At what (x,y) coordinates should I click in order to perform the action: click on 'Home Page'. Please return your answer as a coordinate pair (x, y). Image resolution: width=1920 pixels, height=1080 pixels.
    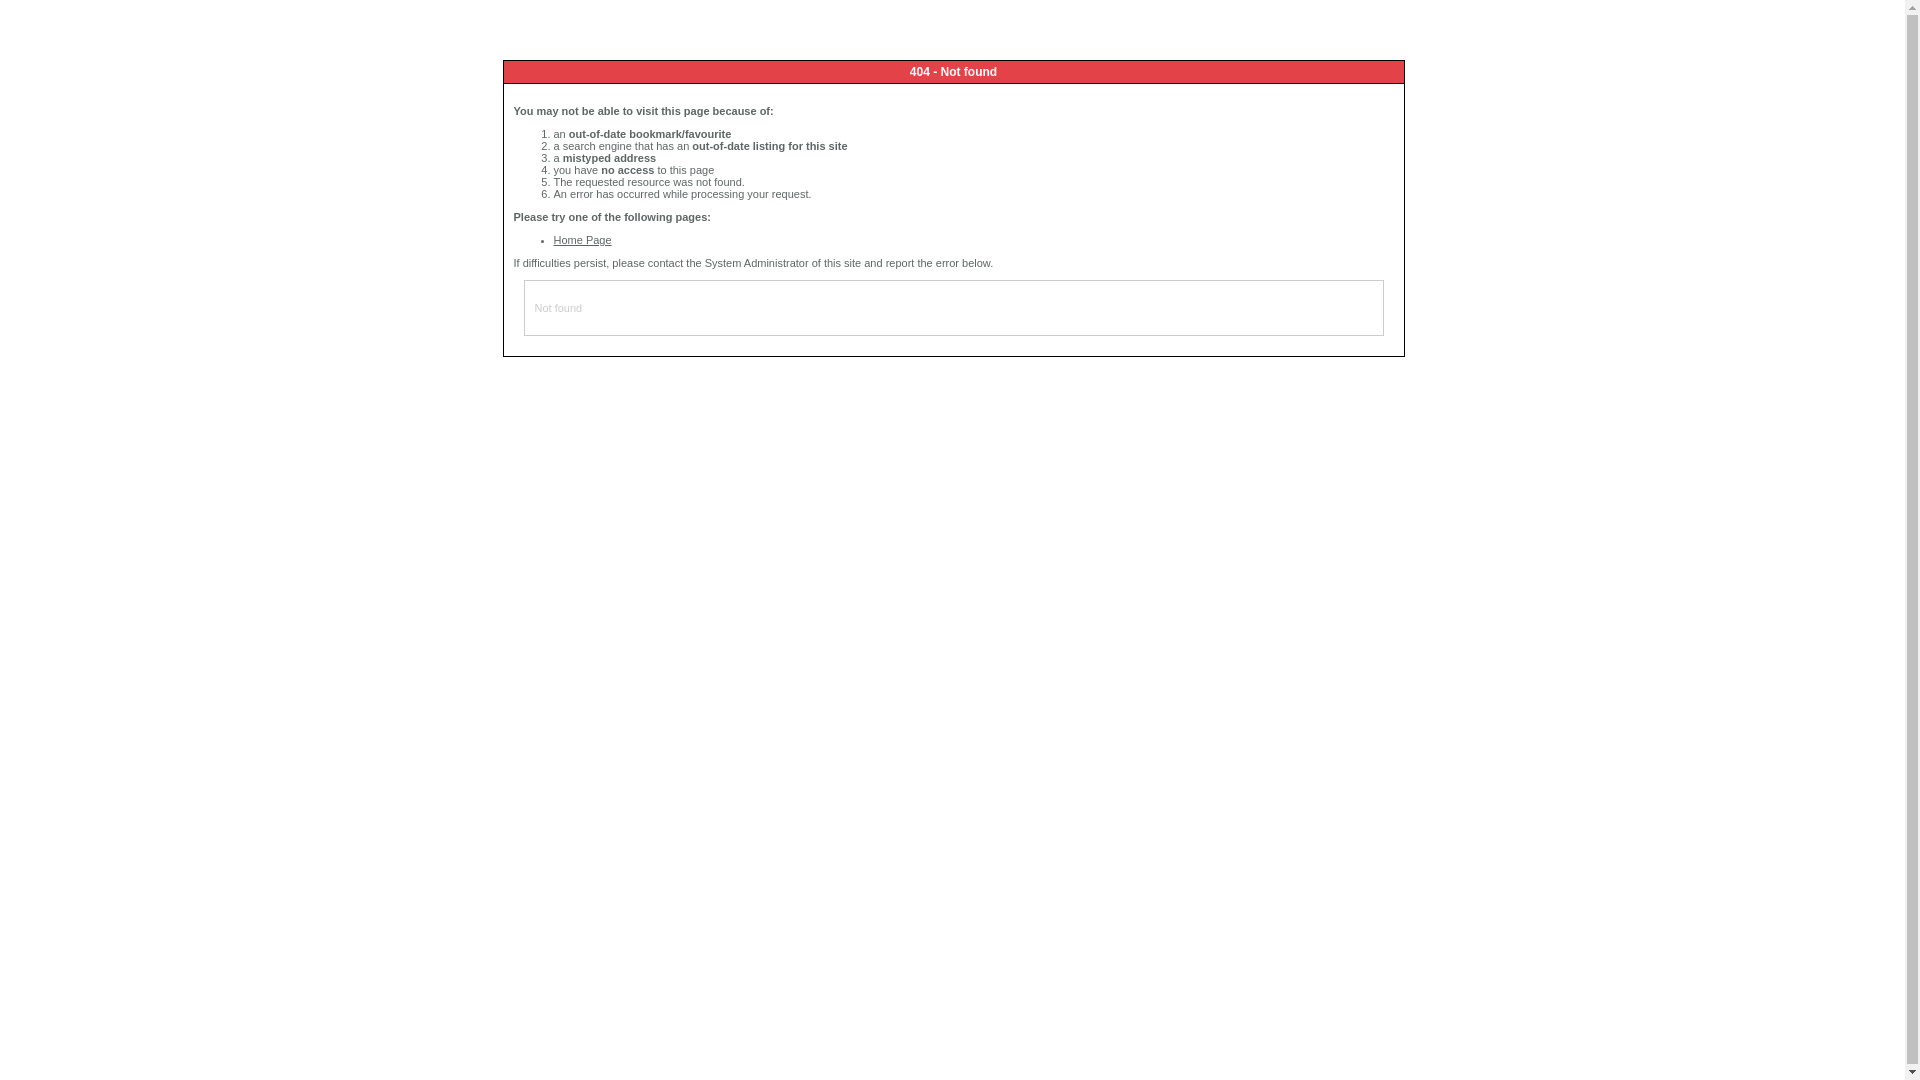
    Looking at the image, I should click on (581, 238).